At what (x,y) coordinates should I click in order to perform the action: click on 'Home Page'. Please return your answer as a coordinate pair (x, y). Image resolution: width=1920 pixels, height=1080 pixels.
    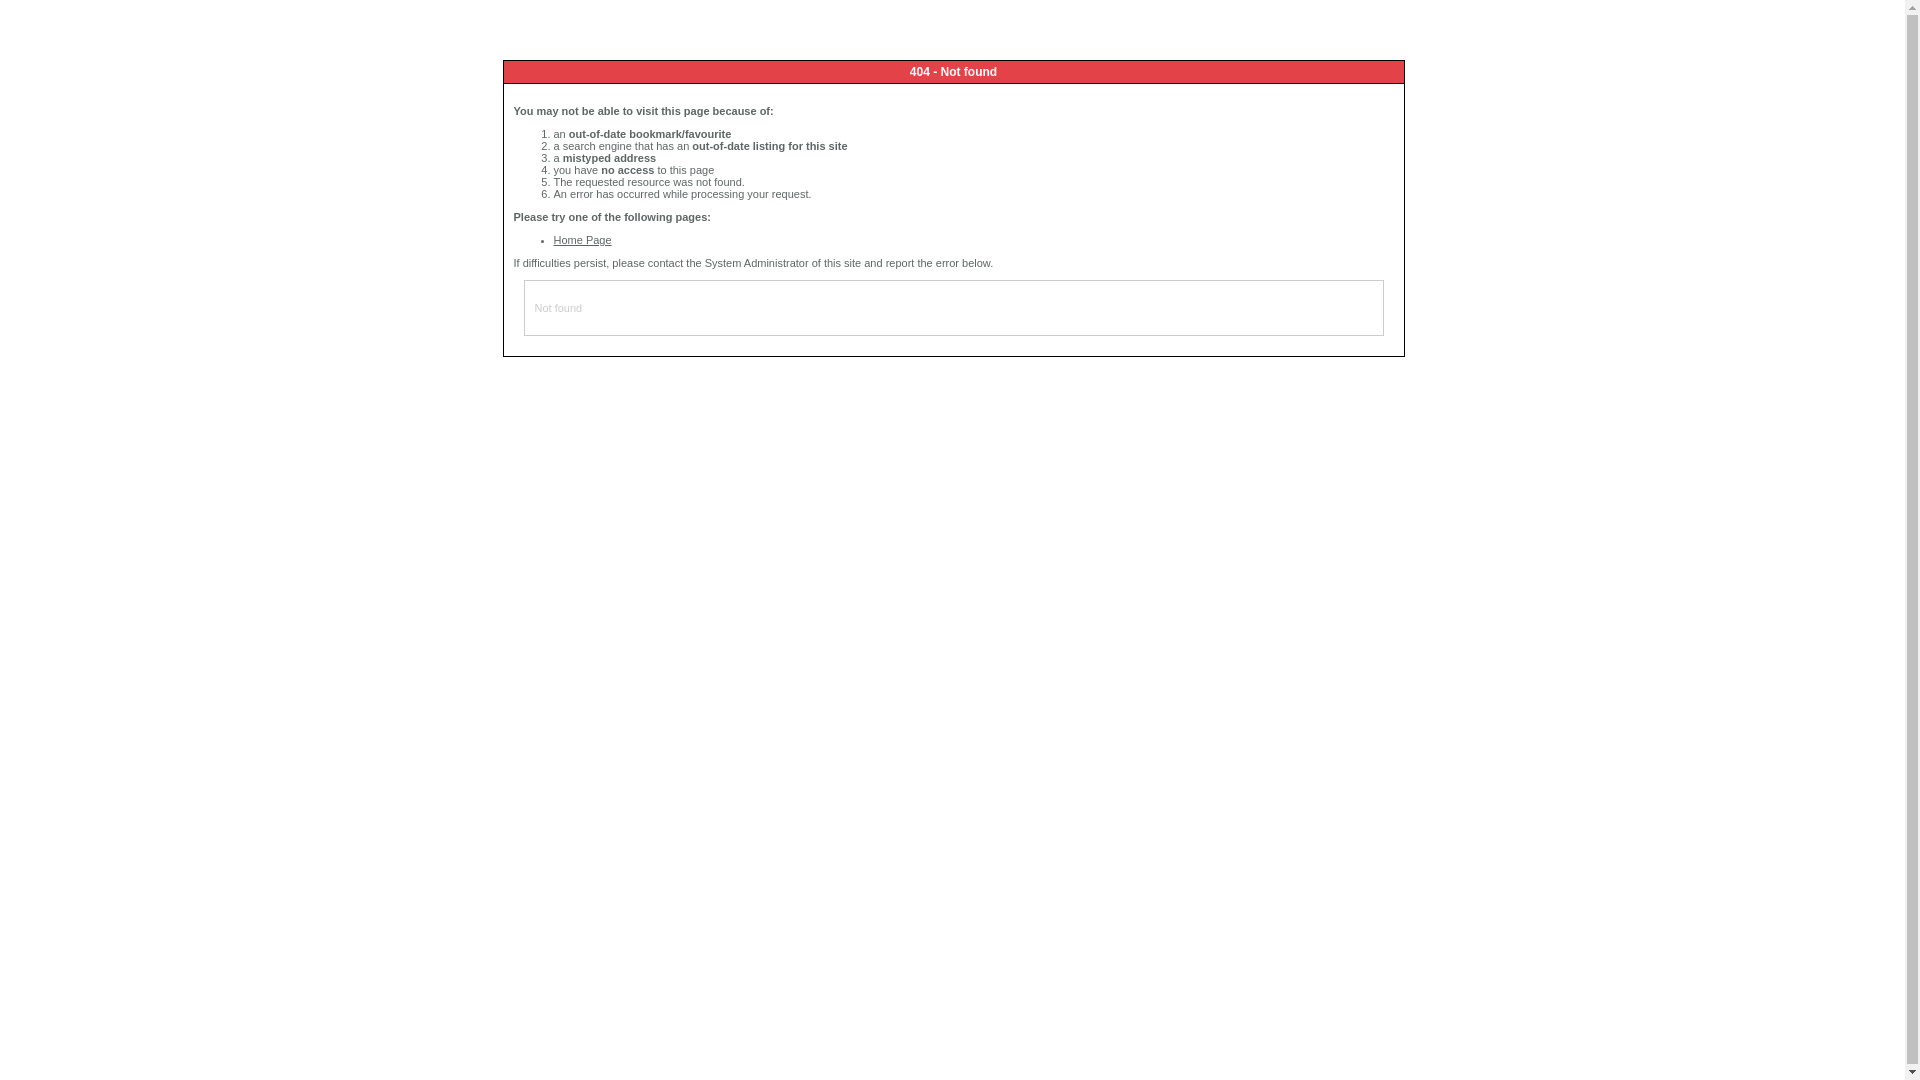
    Looking at the image, I should click on (581, 238).